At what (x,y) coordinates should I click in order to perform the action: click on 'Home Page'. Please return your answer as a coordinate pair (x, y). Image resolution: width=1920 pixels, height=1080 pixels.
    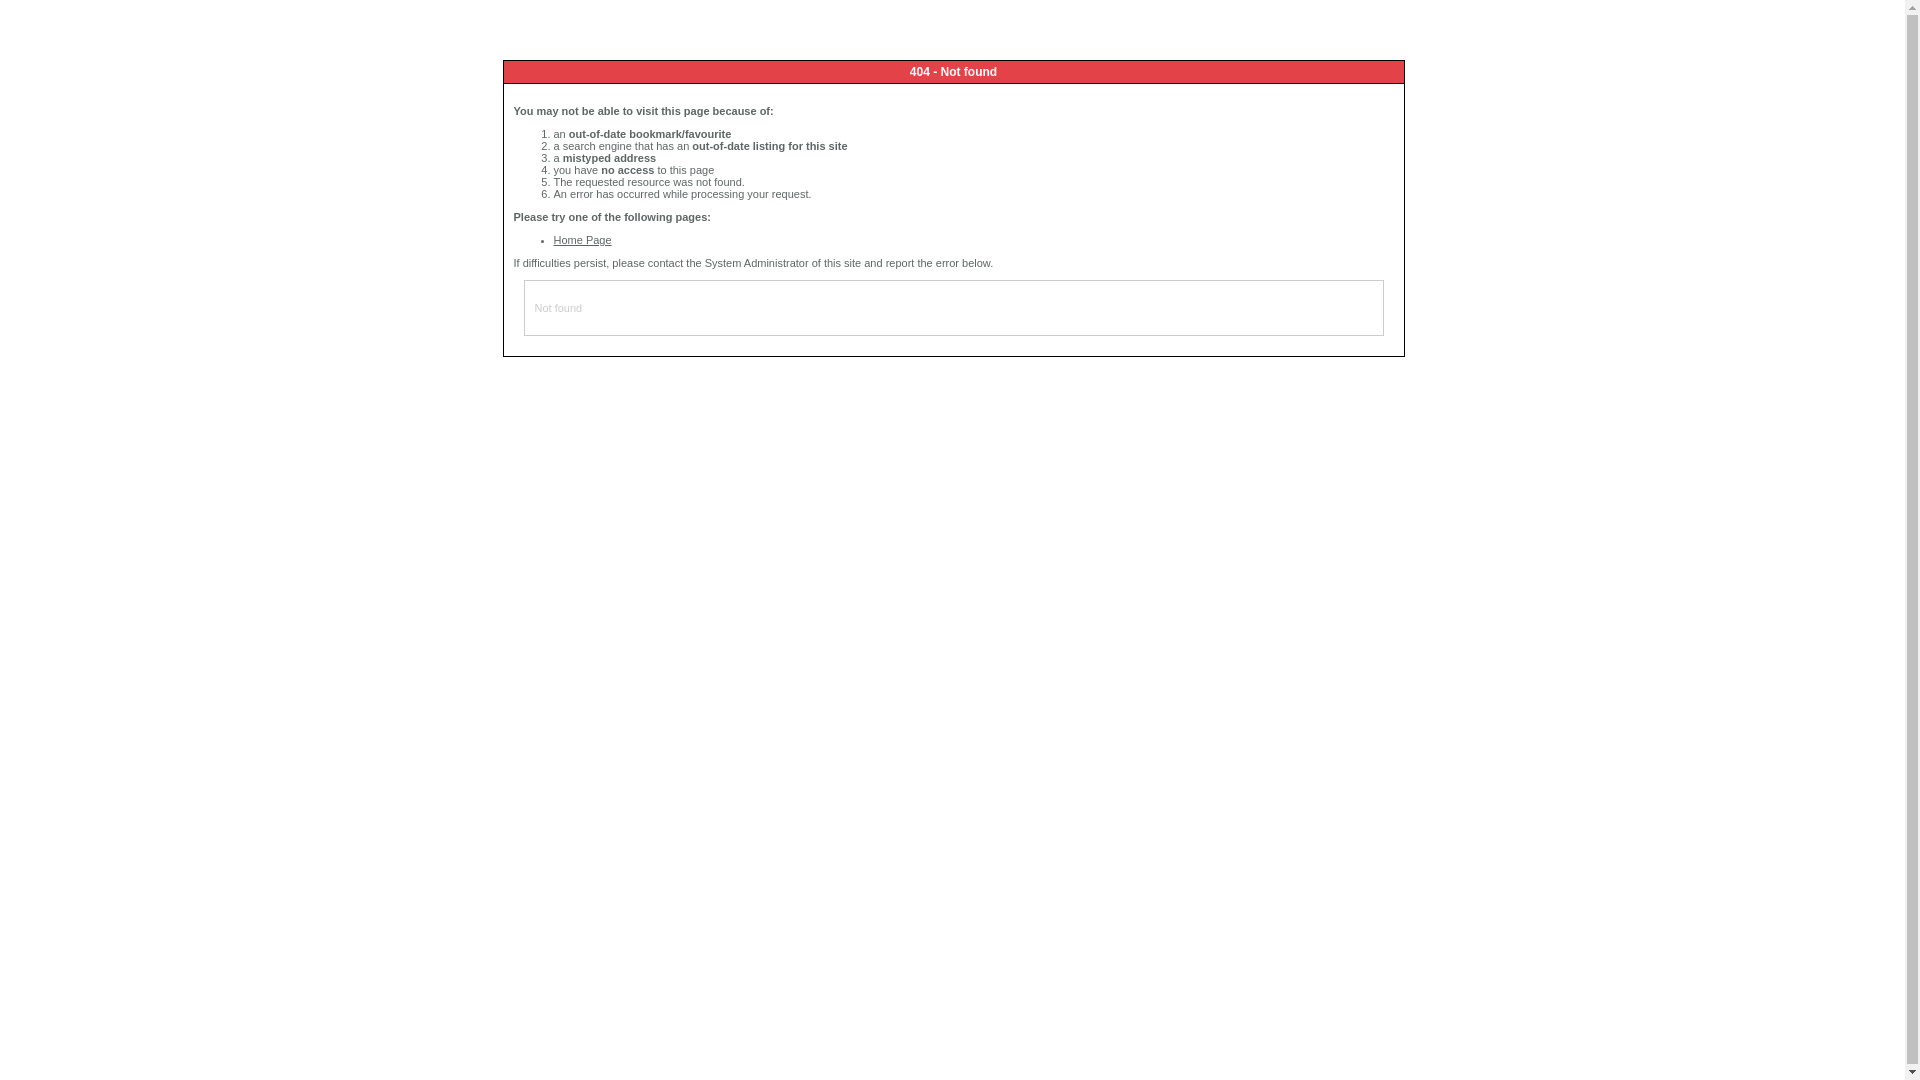
    Looking at the image, I should click on (581, 238).